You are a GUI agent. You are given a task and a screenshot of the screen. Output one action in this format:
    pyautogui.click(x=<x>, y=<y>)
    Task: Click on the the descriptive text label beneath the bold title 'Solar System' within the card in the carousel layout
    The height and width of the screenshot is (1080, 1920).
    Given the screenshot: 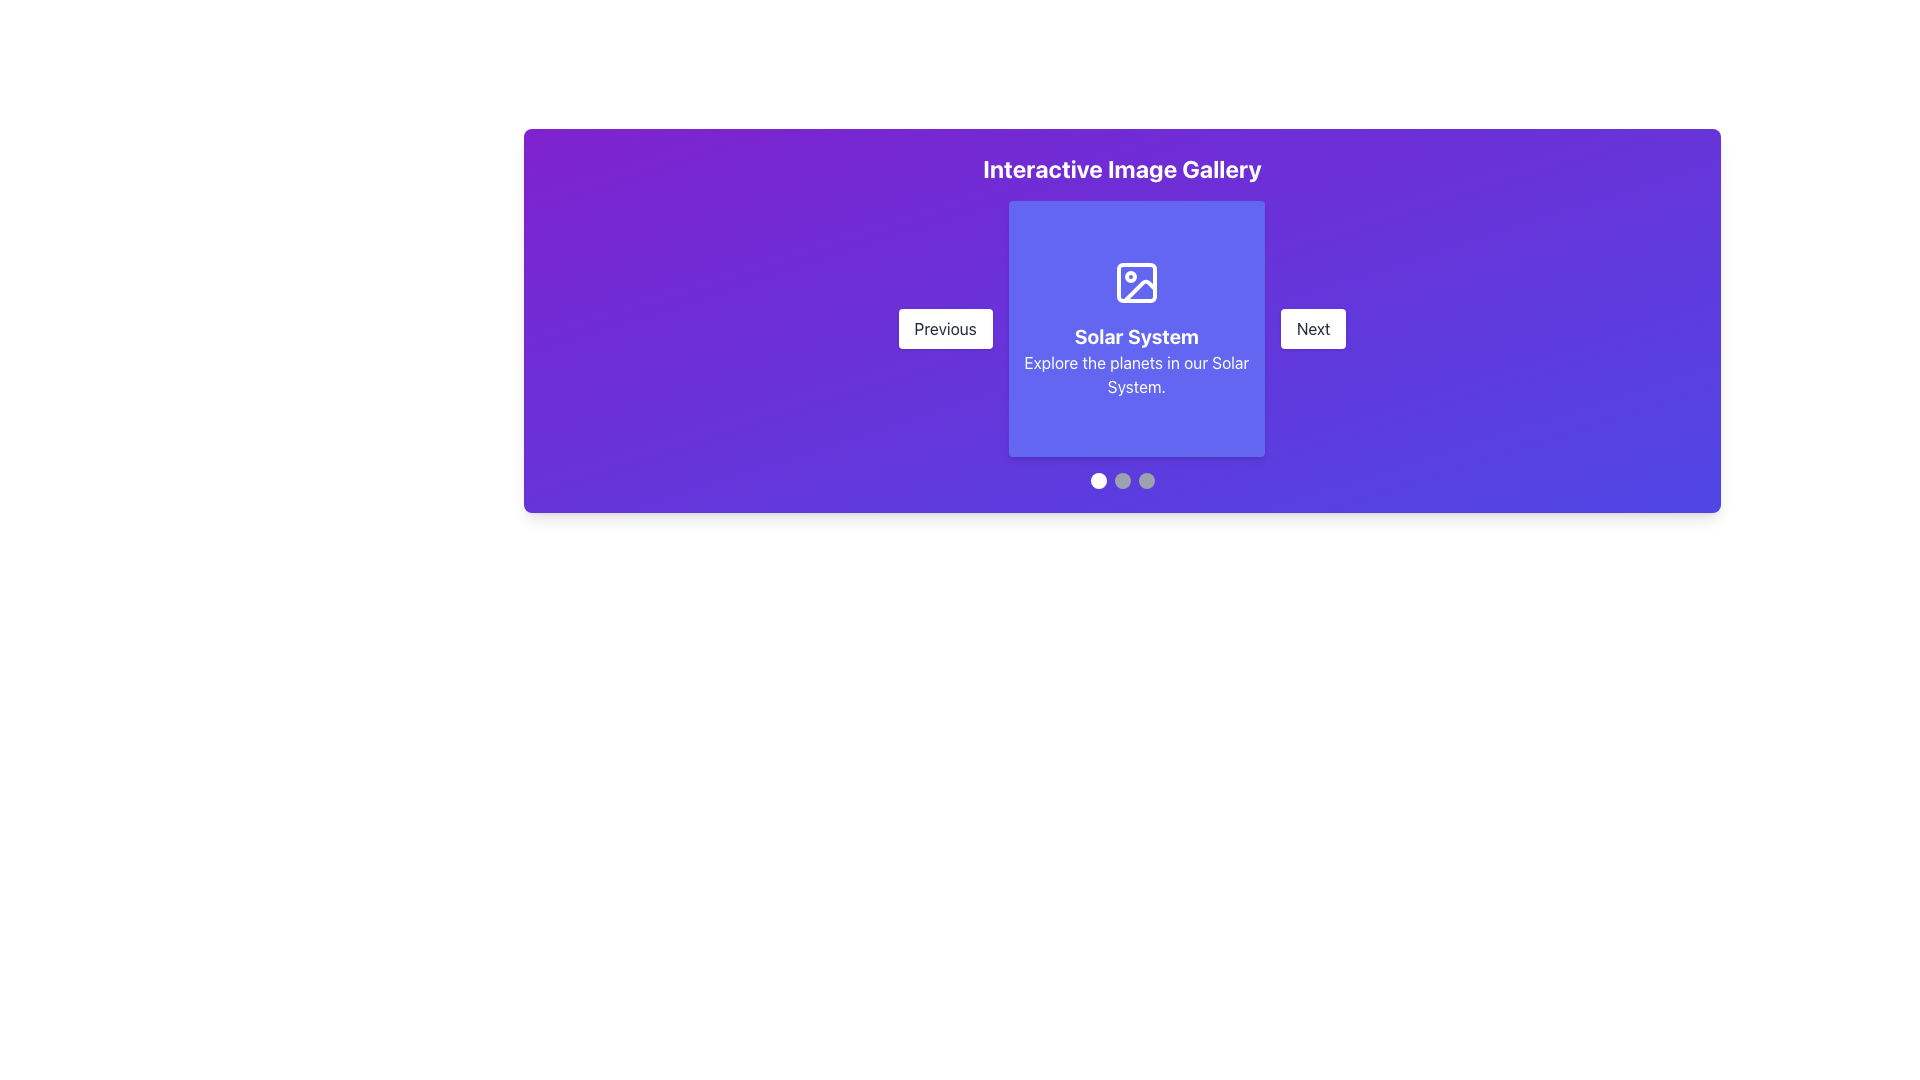 What is the action you would take?
    pyautogui.click(x=1136, y=374)
    